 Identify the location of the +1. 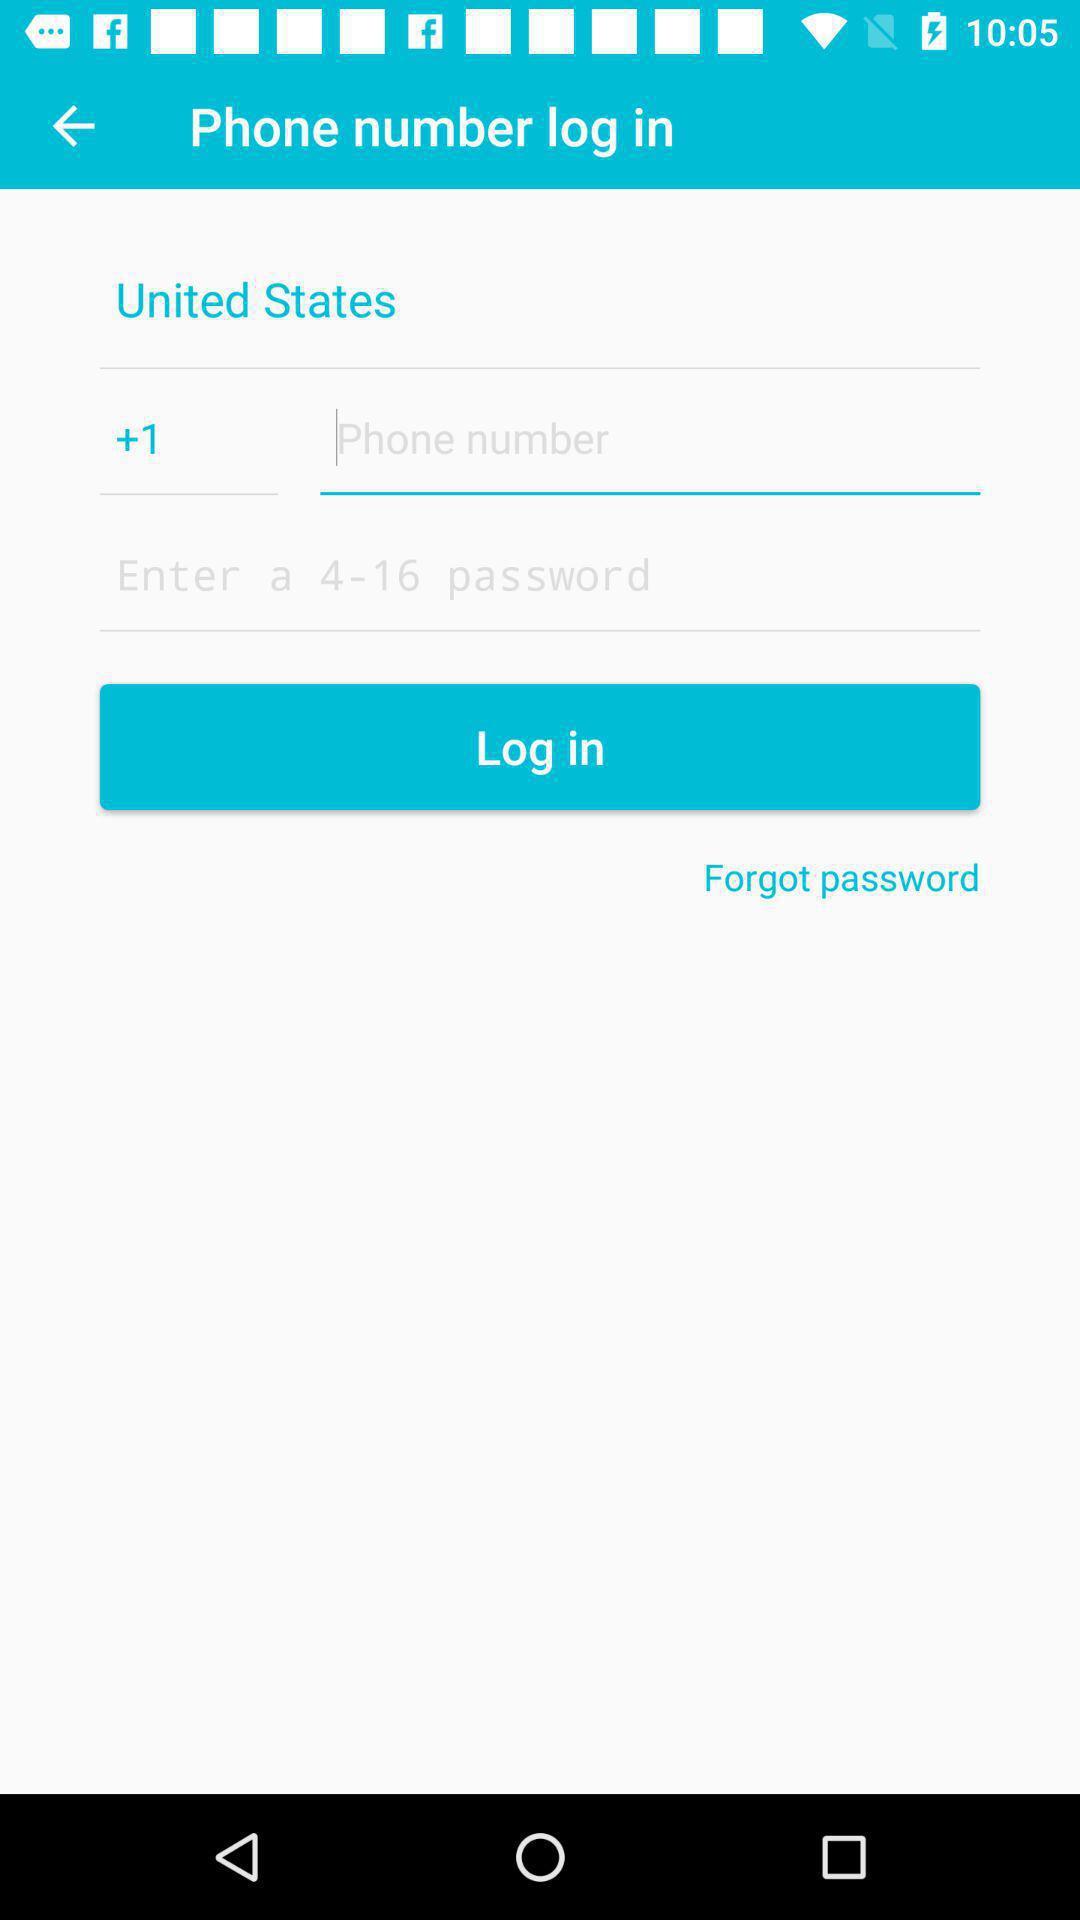
(189, 436).